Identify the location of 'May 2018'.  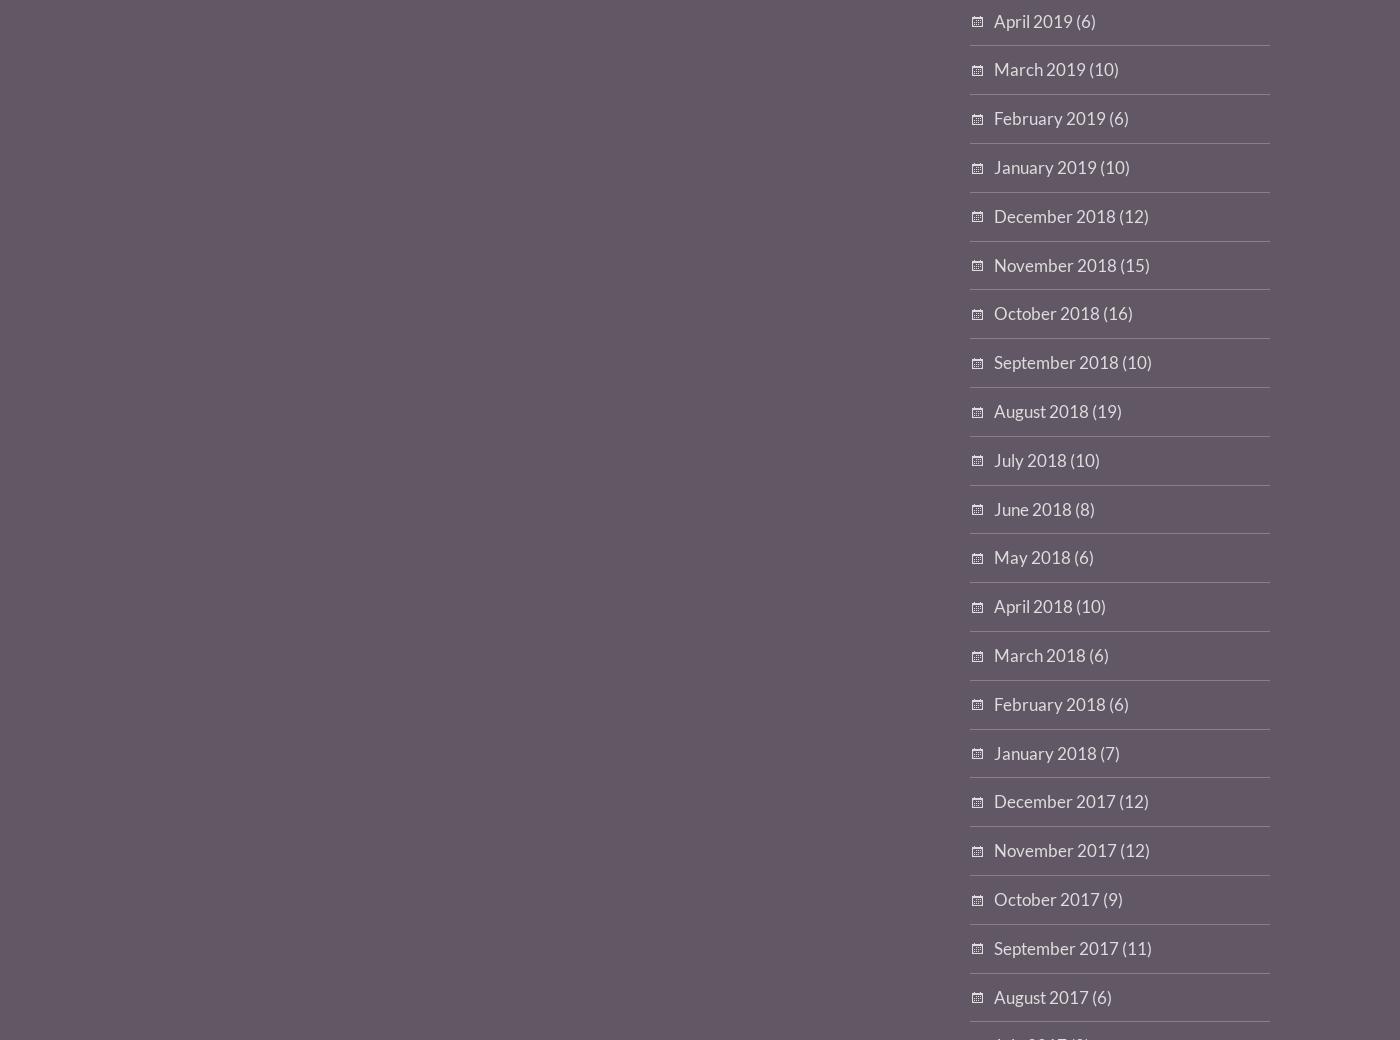
(994, 556).